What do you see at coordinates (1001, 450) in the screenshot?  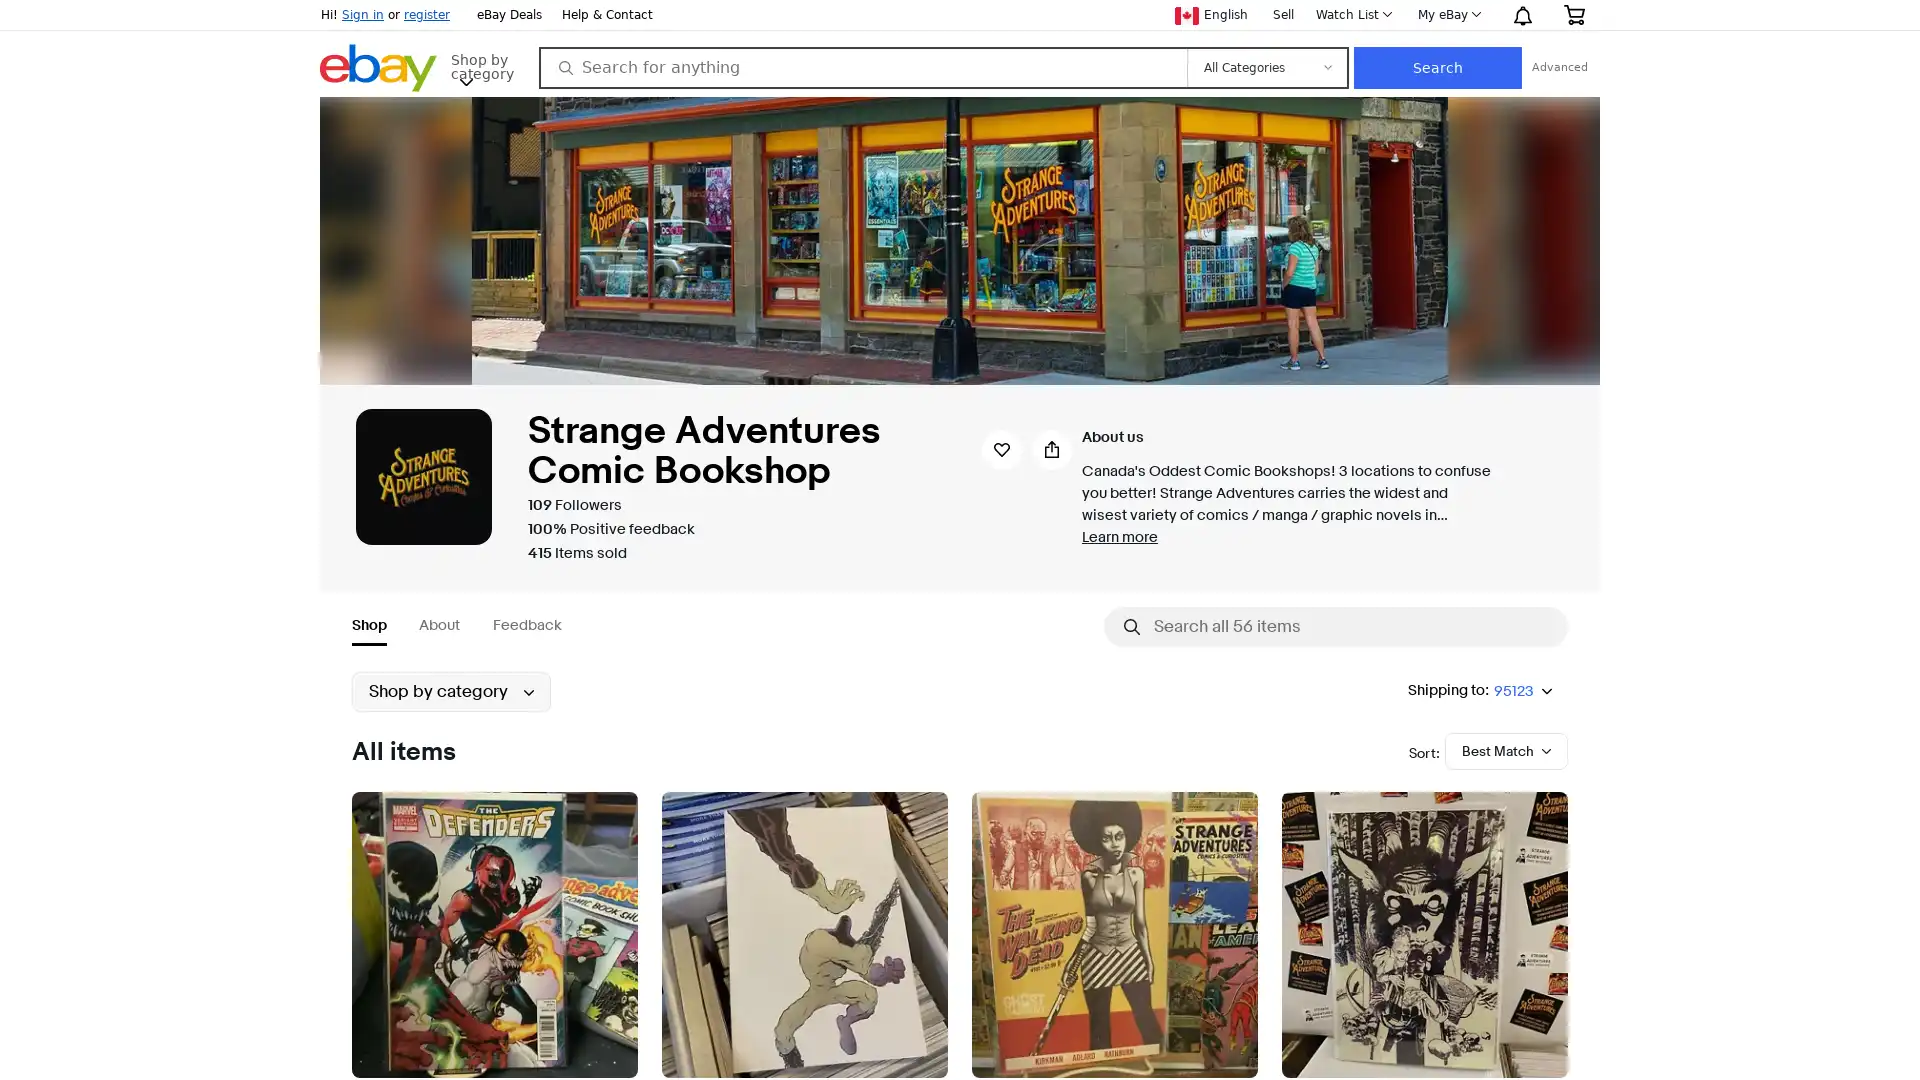 I see `Save seller strangeadventrz` at bounding box center [1001, 450].